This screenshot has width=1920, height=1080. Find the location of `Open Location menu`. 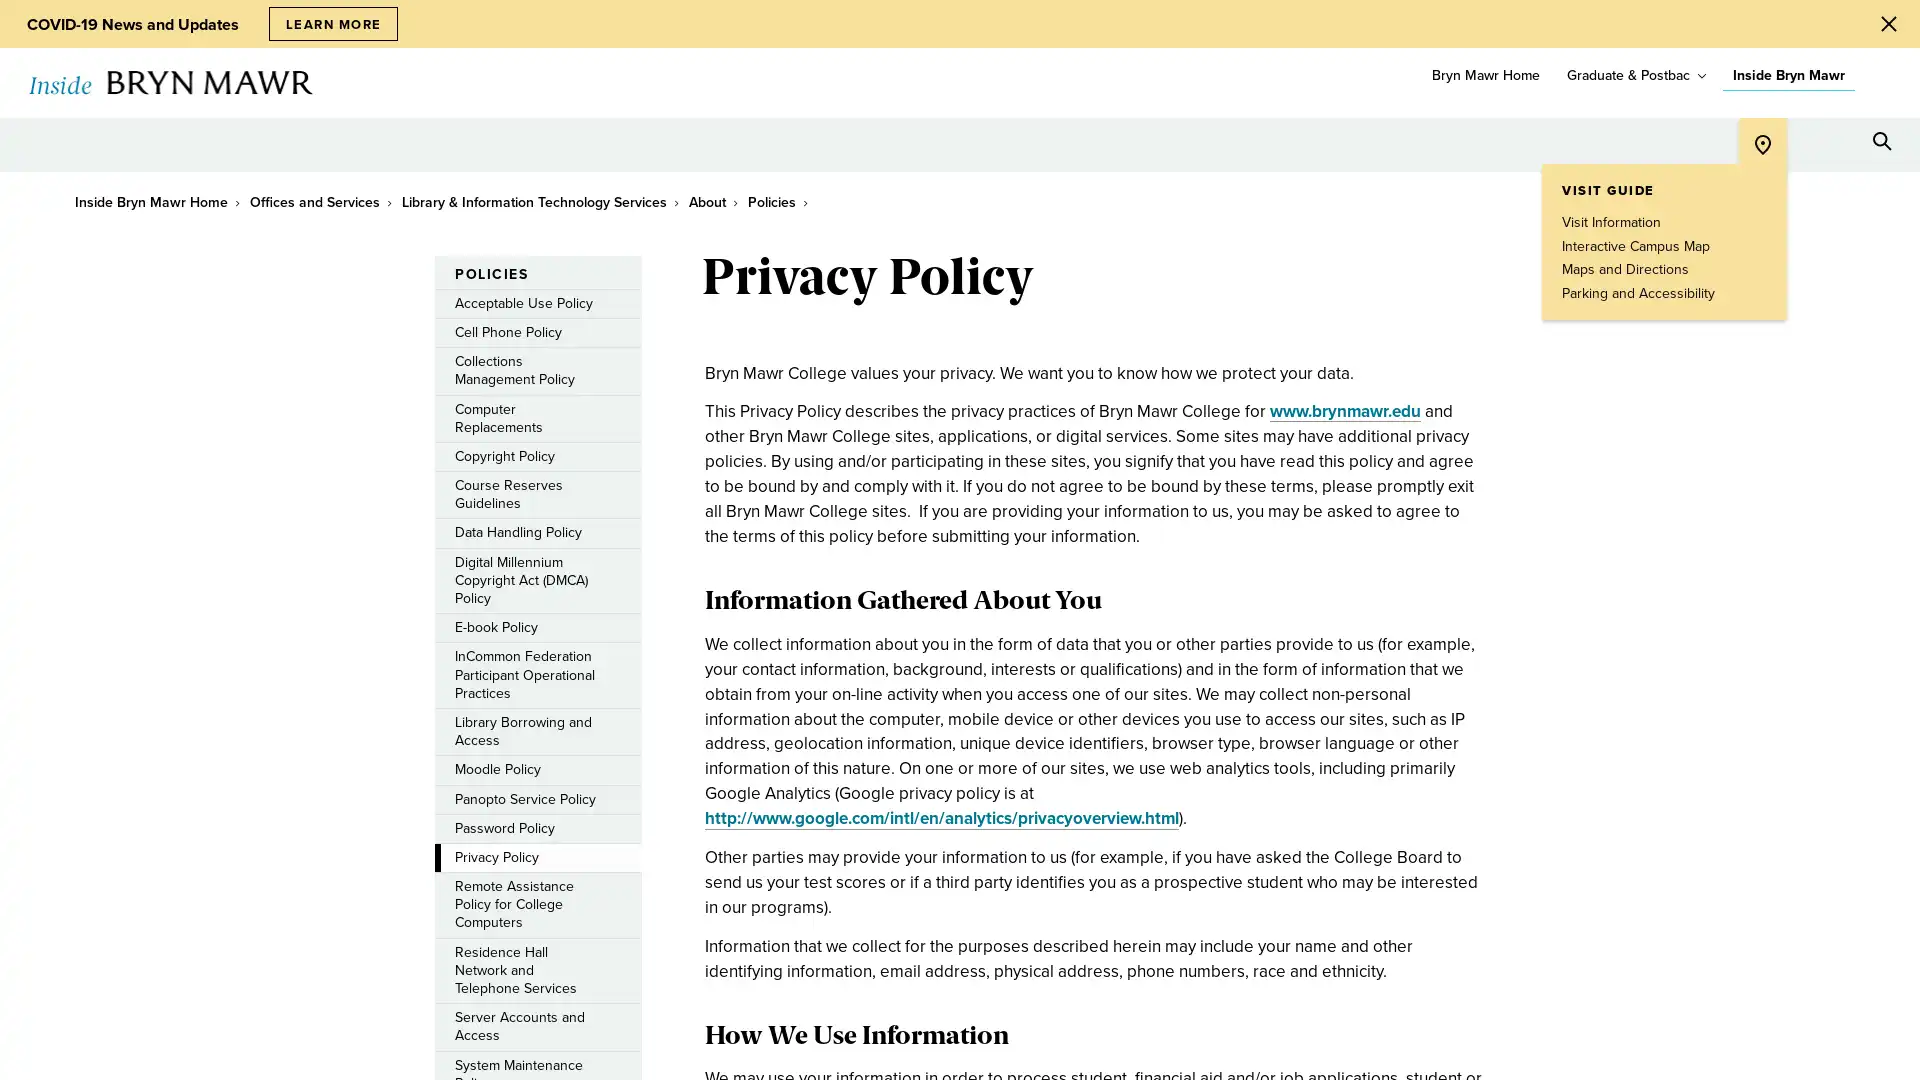

Open Location menu is located at coordinates (1733, 139).